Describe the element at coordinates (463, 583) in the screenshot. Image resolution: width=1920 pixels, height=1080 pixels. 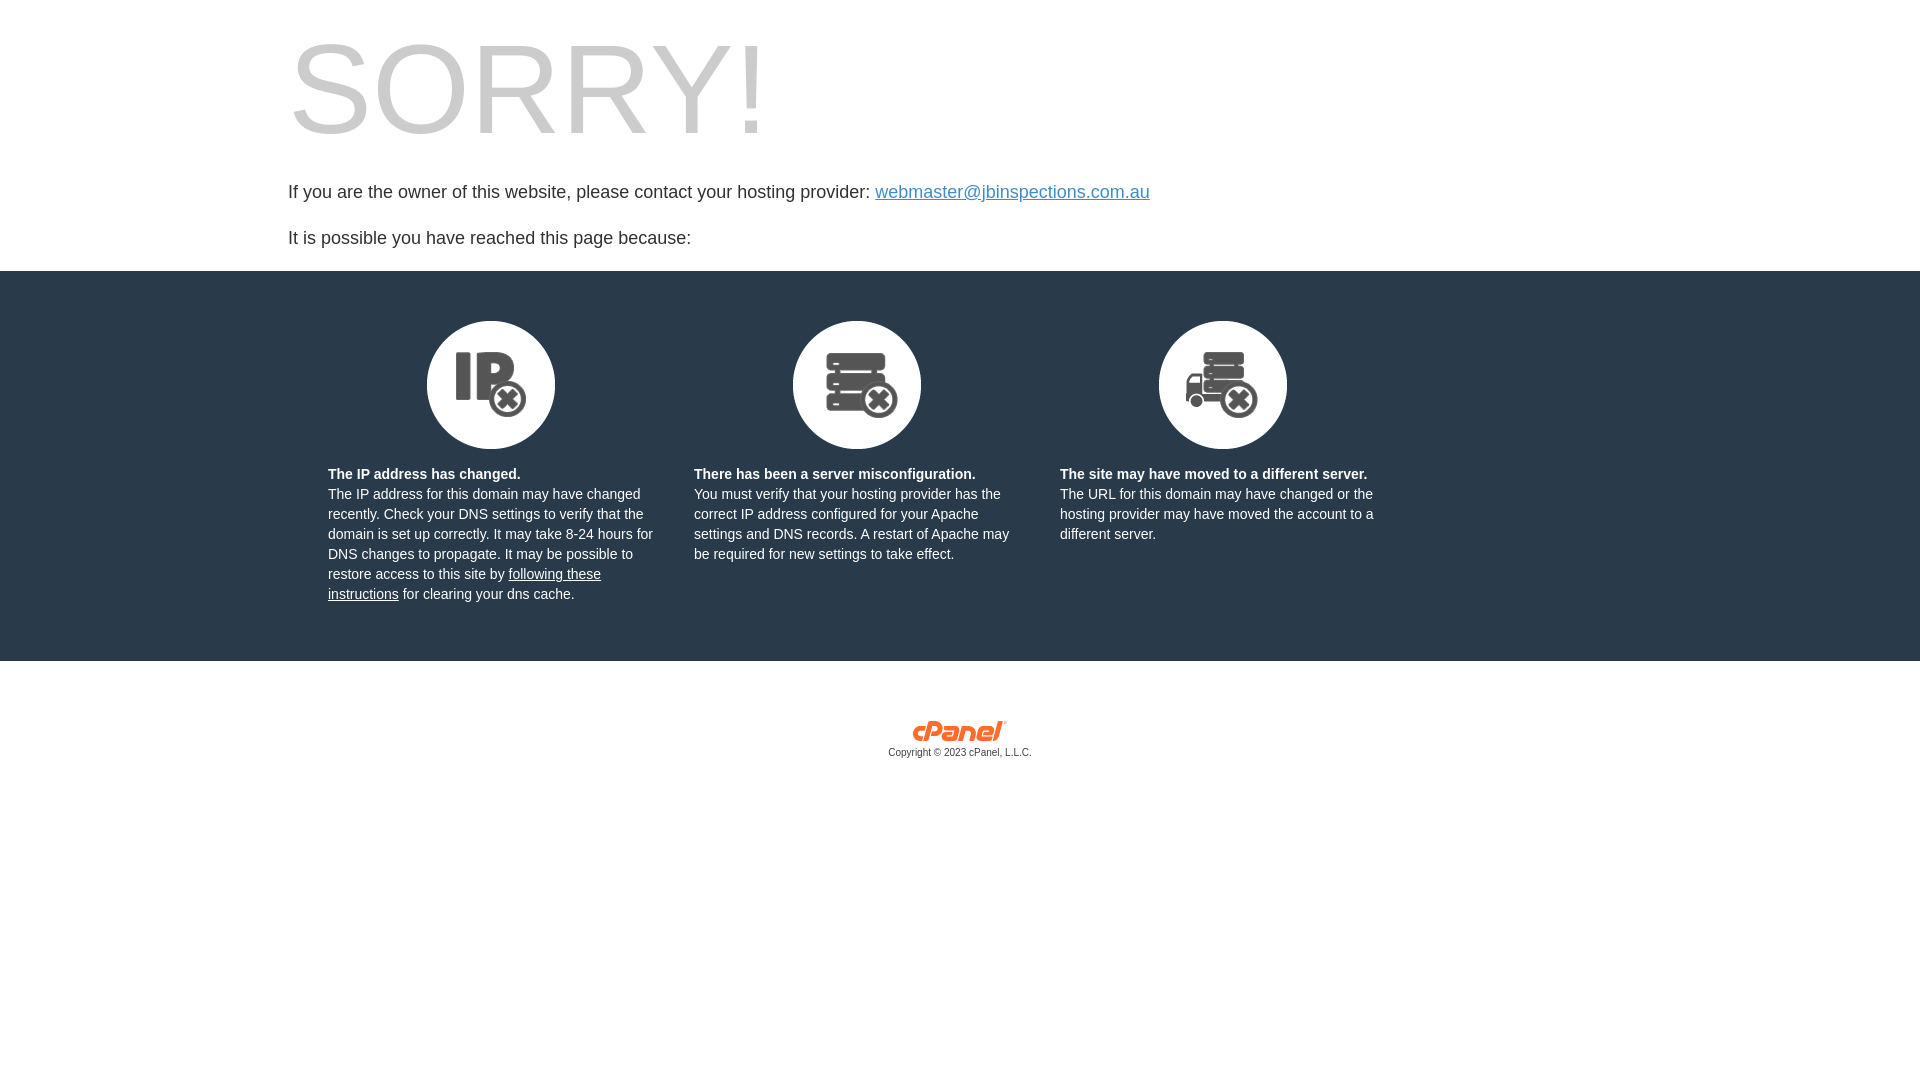
I see `'following these instructions'` at that location.